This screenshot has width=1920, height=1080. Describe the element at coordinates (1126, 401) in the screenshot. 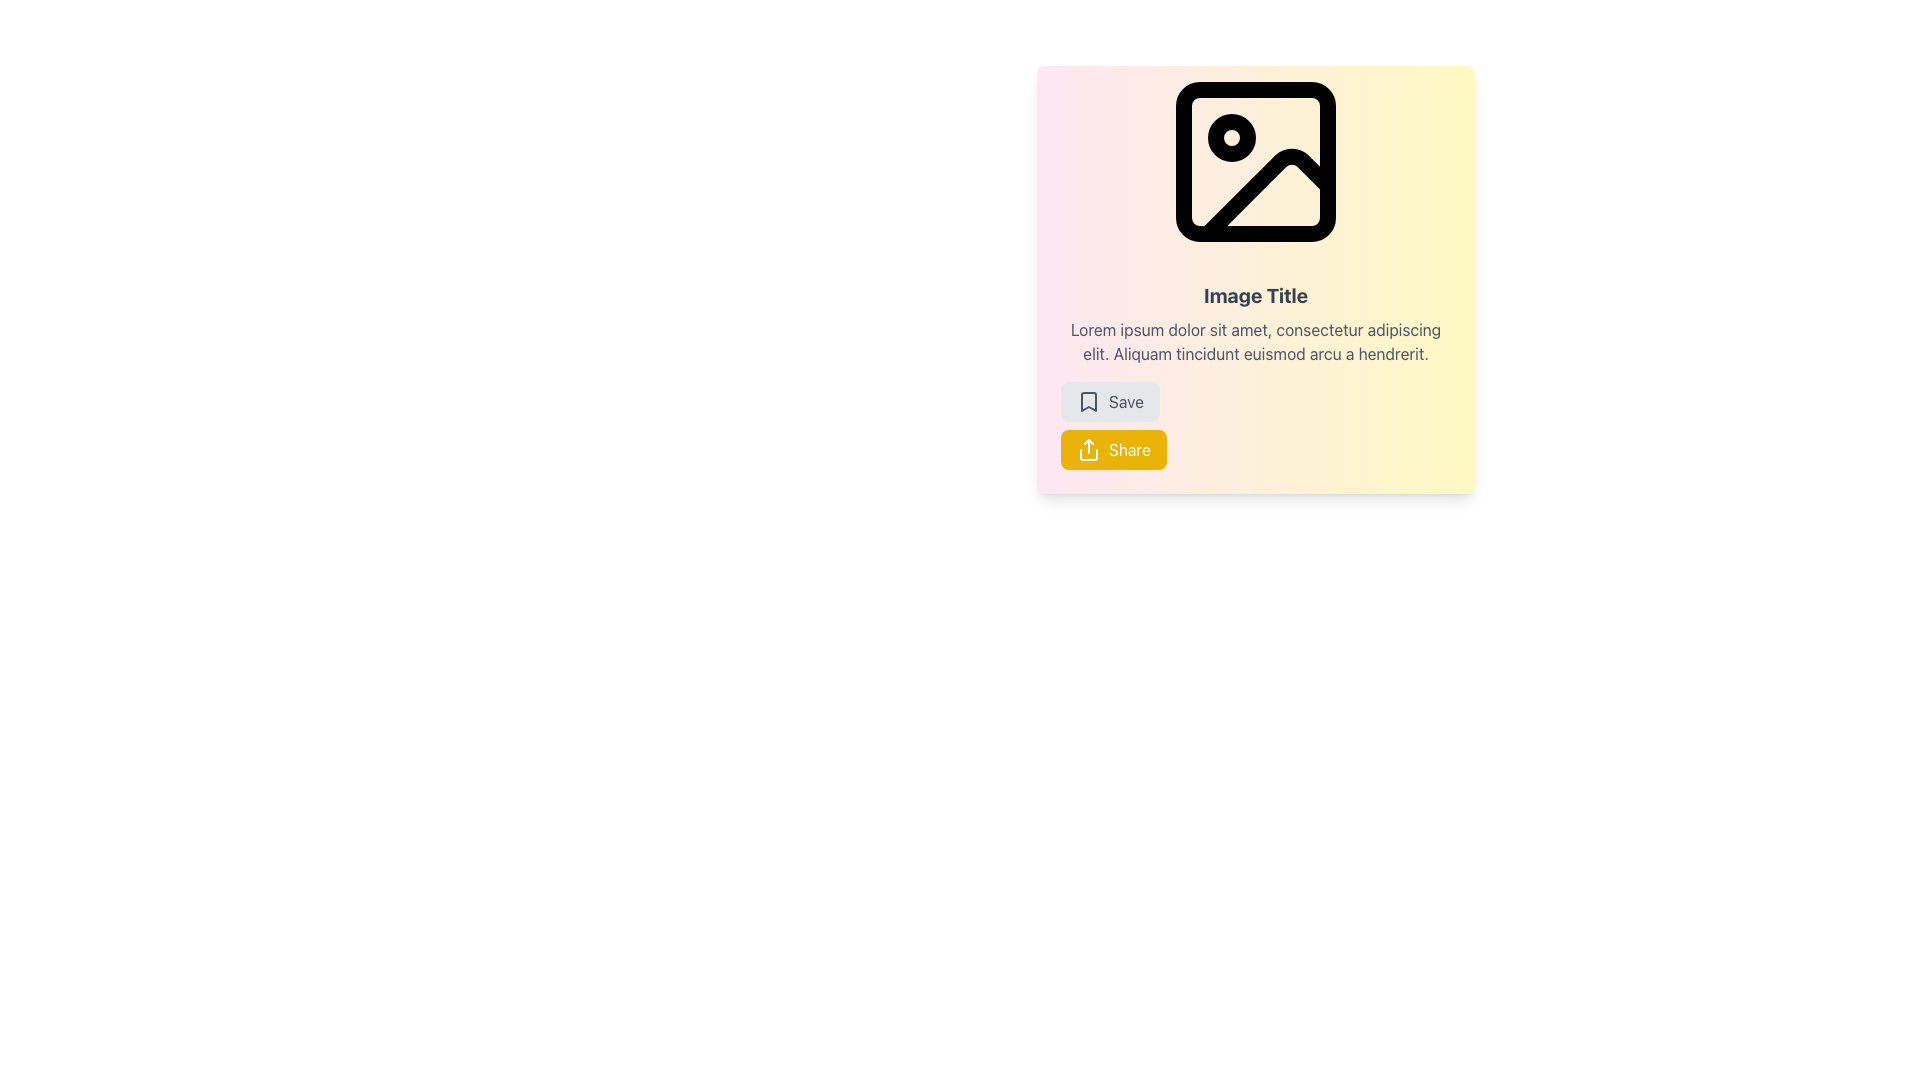

I see `the button containing the text 'Save' which is styled in gray font and located at the bottom-left side of a card interface` at that location.